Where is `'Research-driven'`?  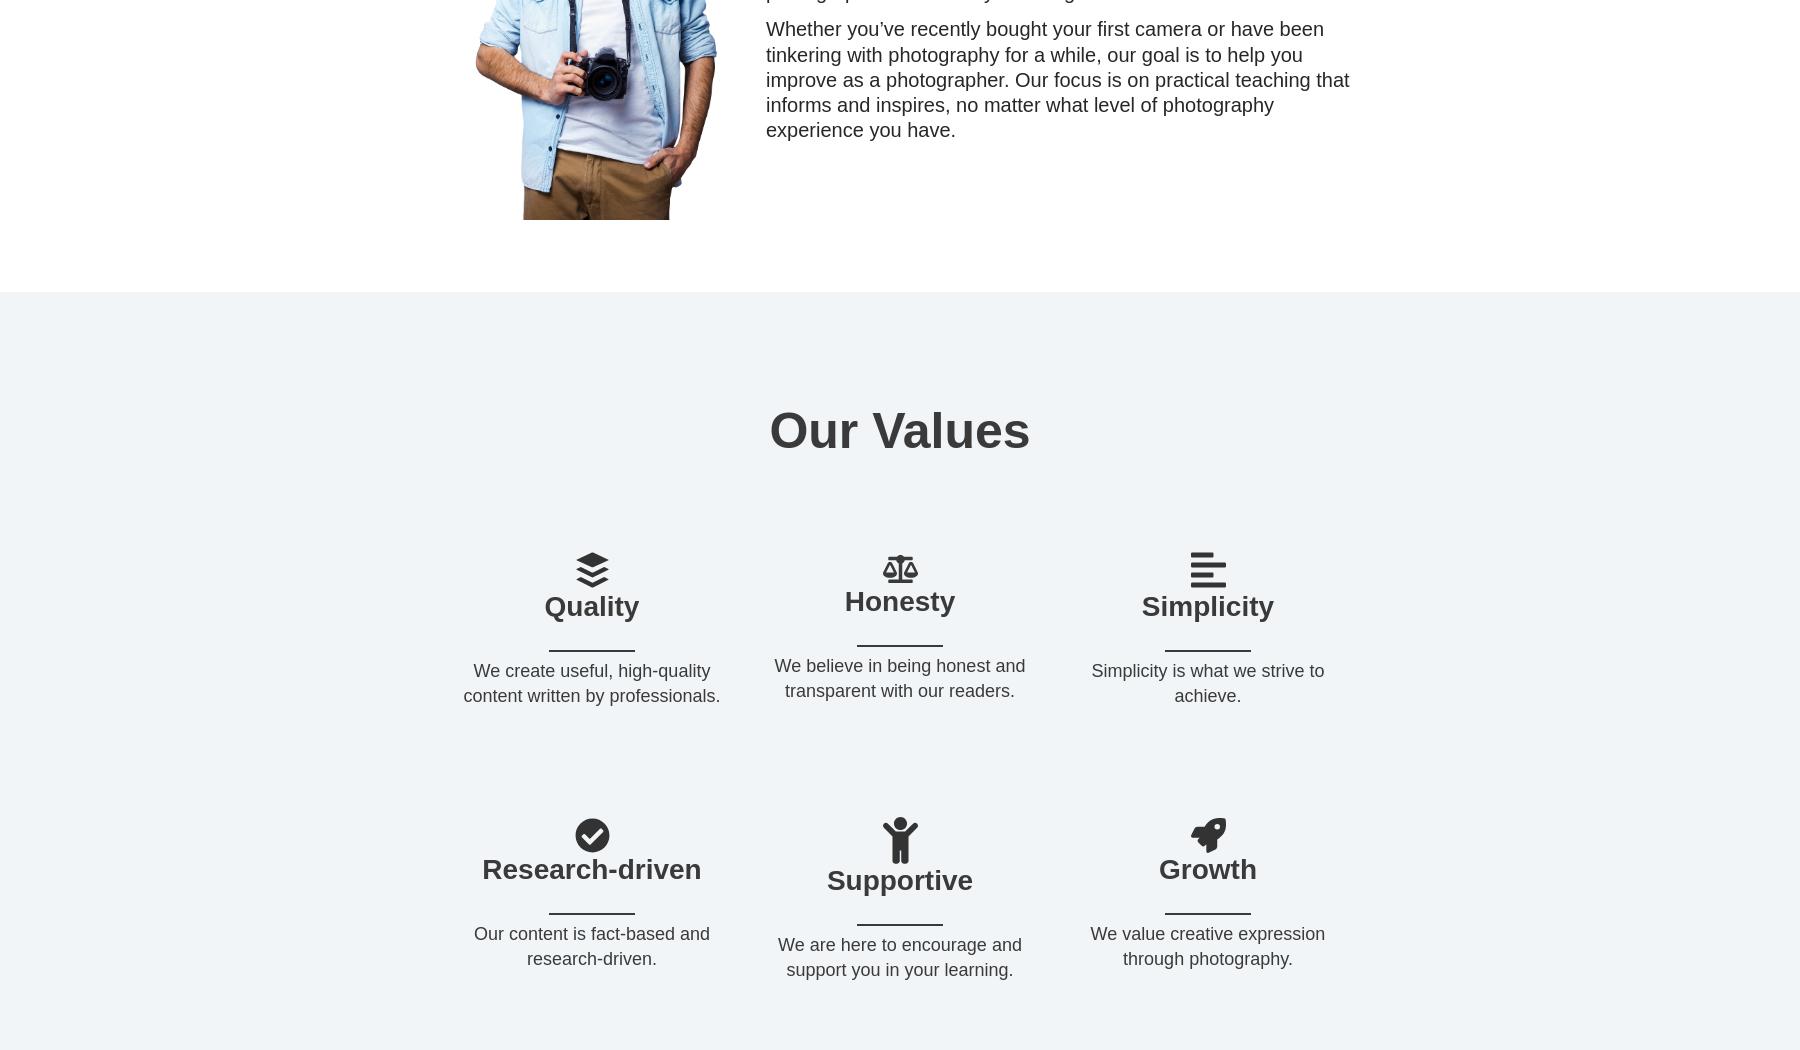 'Research-driven' is located at coordinates (481, 868).